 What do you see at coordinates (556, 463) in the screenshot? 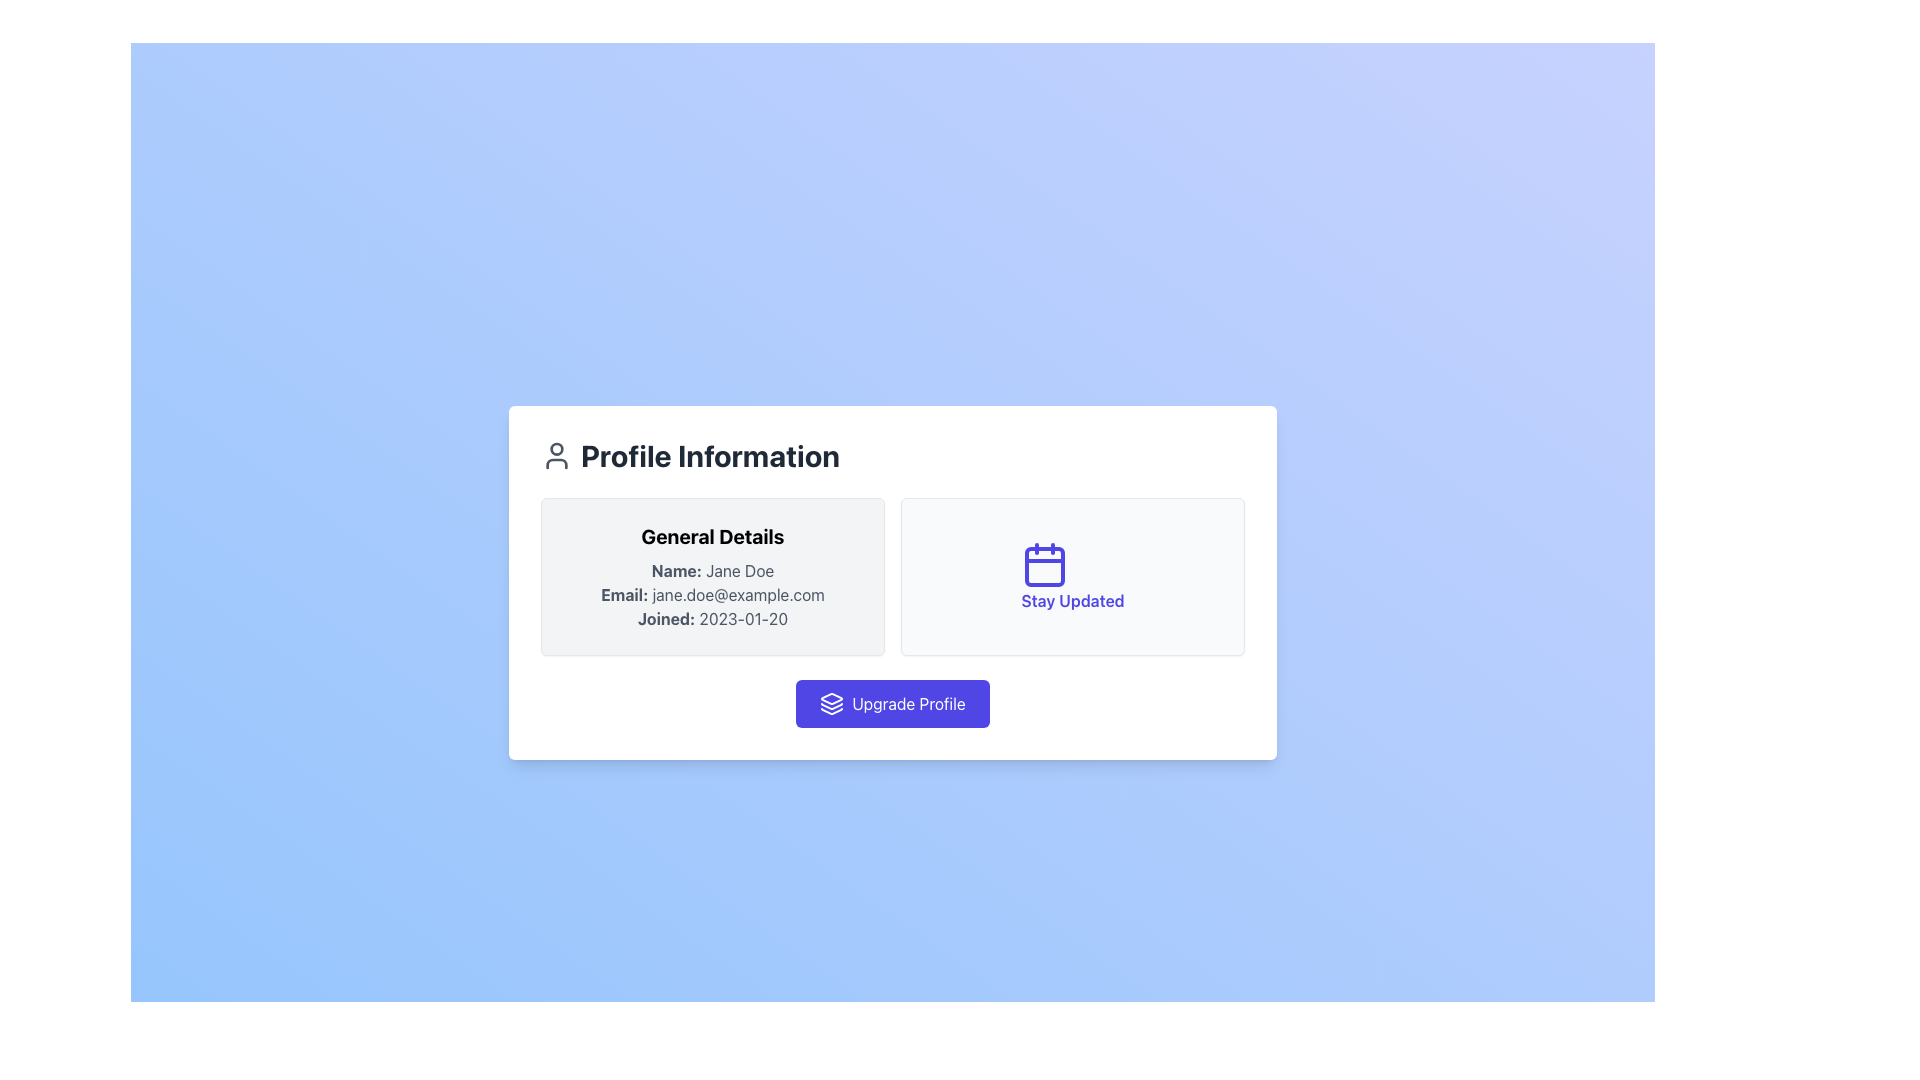
I see `the Icon Component that represents the lower part of a user figure, positioned below the circular head component in the user icon SVG` at bounding box center [556, 463].